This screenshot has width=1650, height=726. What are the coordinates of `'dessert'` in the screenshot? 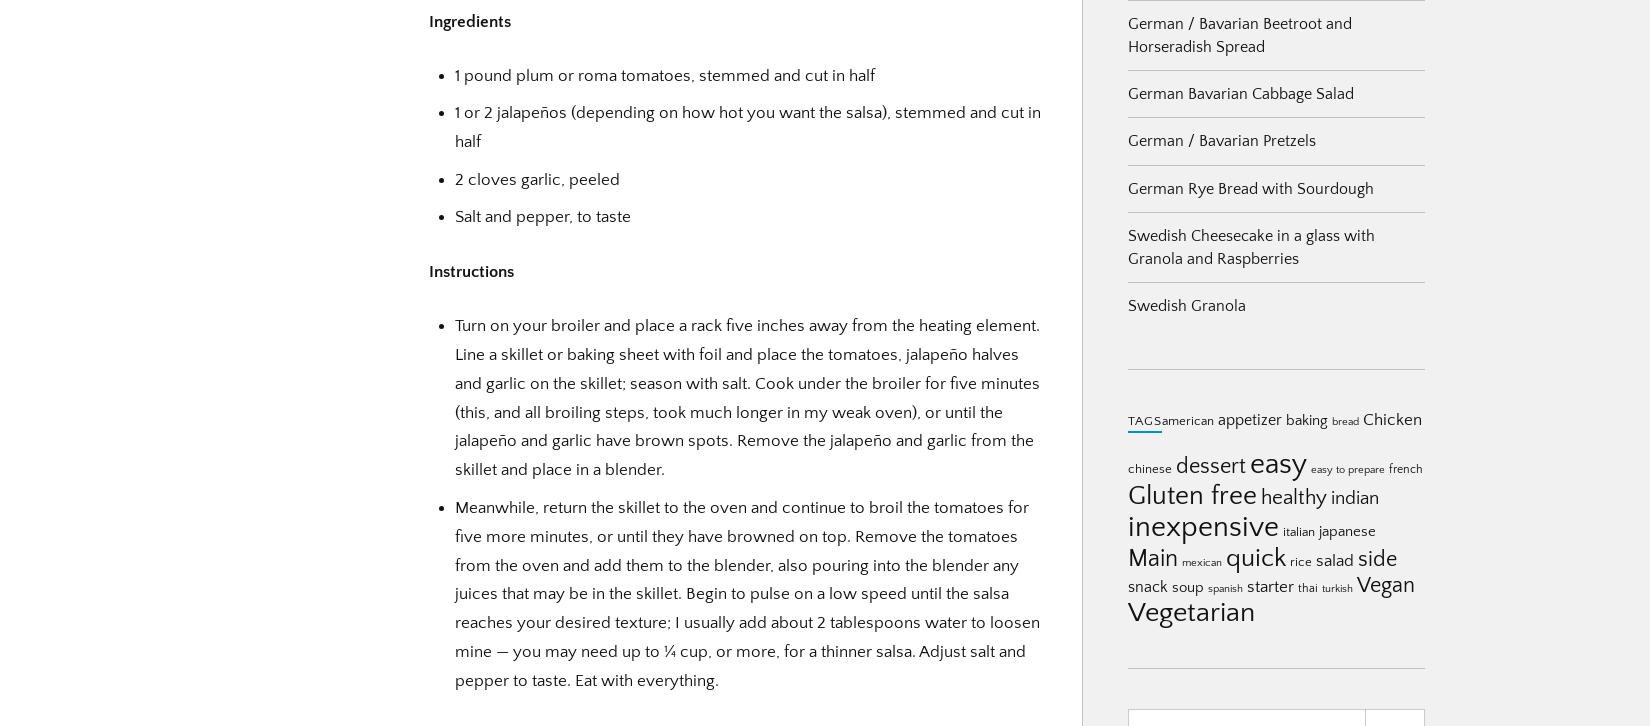 It's located at (1175, 466).